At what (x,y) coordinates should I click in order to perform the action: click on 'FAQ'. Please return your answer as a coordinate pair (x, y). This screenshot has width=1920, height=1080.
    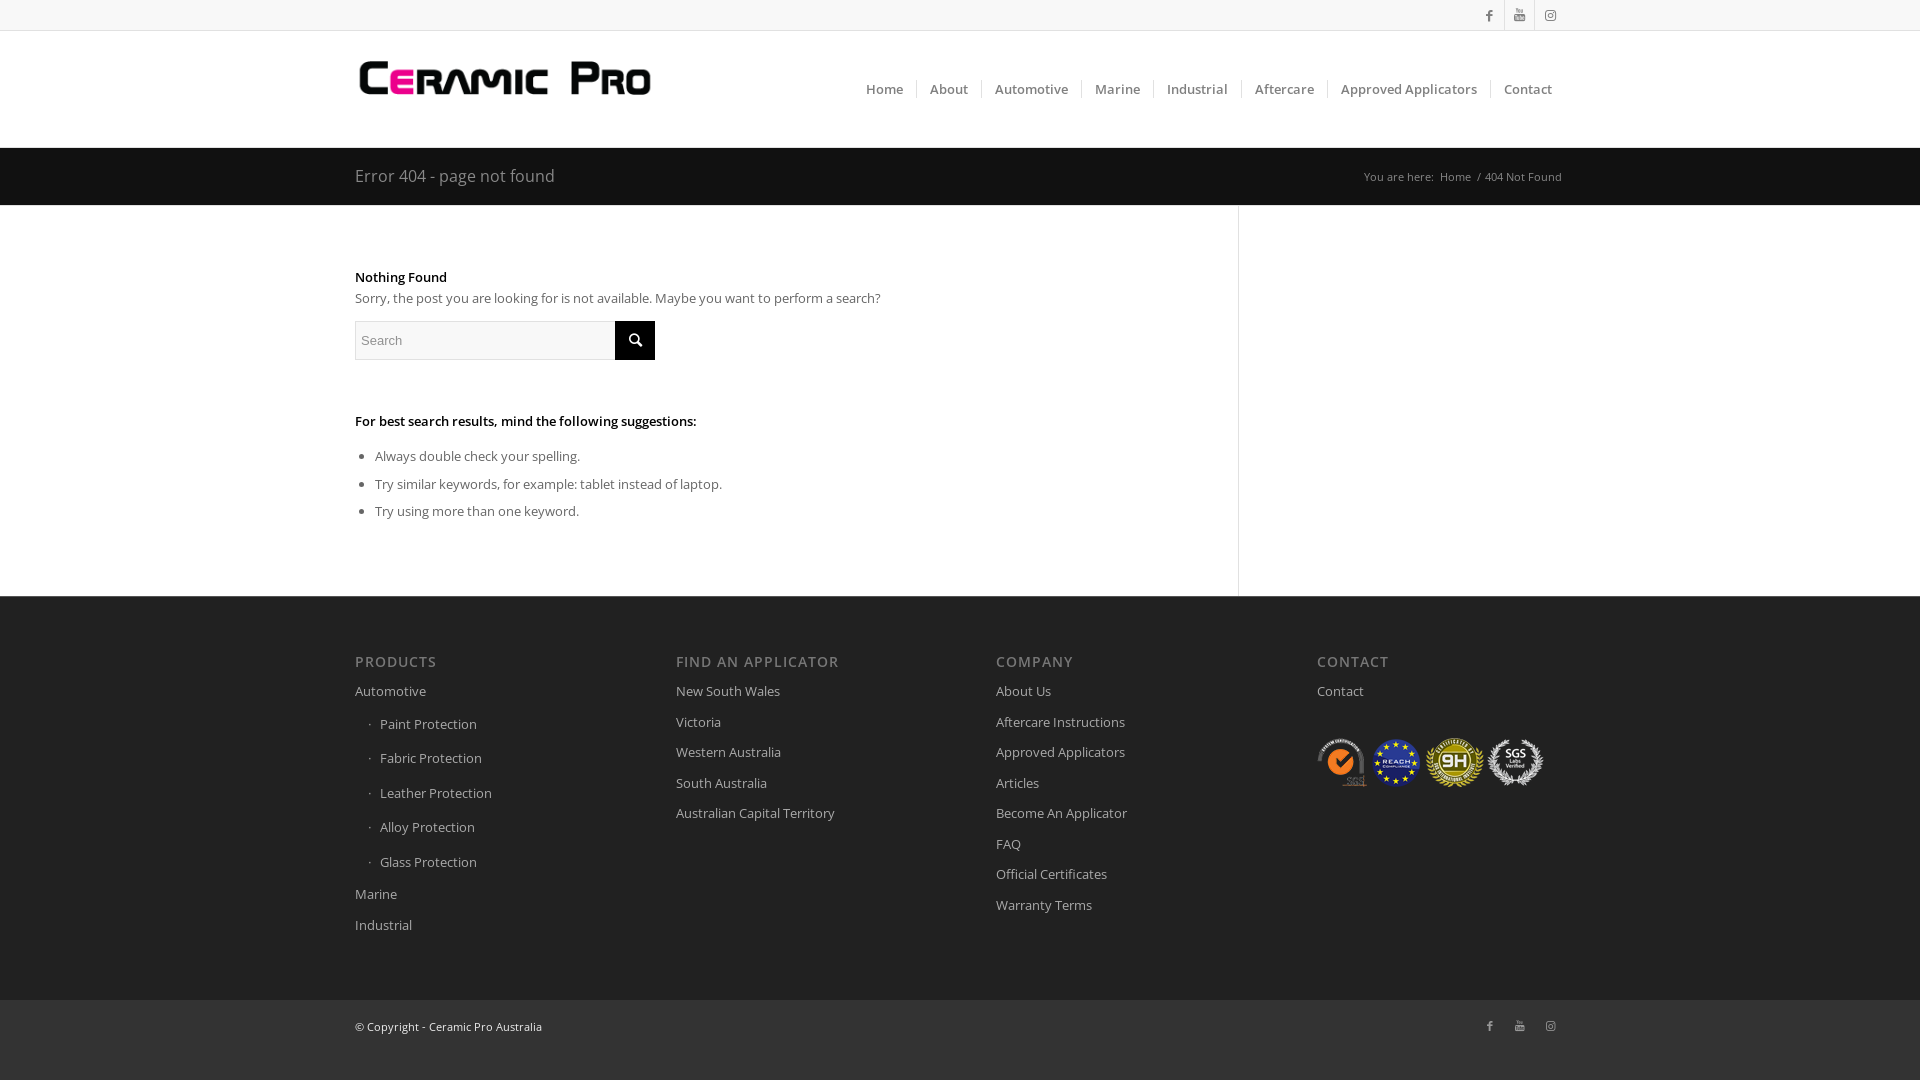
    Looking at the image, I should click on (996, 844).